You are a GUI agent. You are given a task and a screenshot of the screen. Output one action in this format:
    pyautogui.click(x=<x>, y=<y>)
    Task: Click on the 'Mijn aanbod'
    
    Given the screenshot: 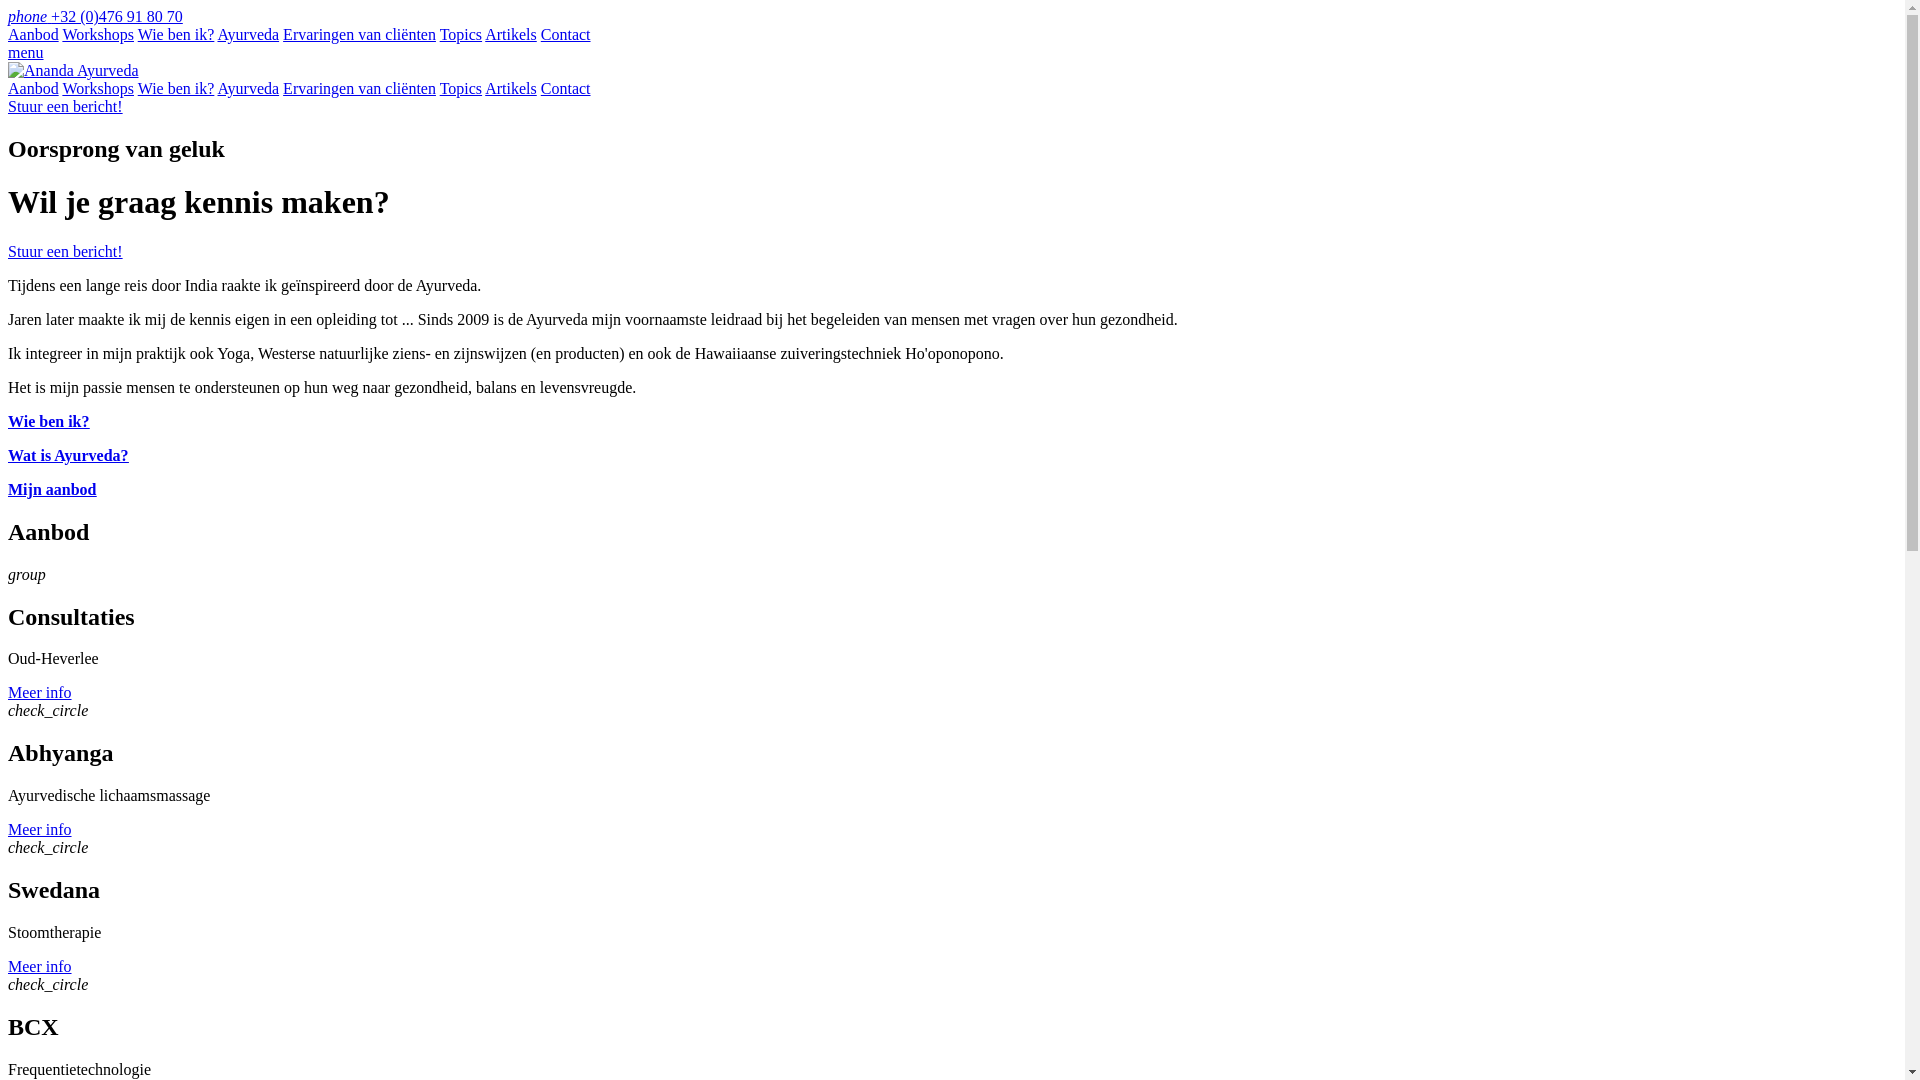 What is the action you would take?
    pyautogui.click(x=52, y=489)
    